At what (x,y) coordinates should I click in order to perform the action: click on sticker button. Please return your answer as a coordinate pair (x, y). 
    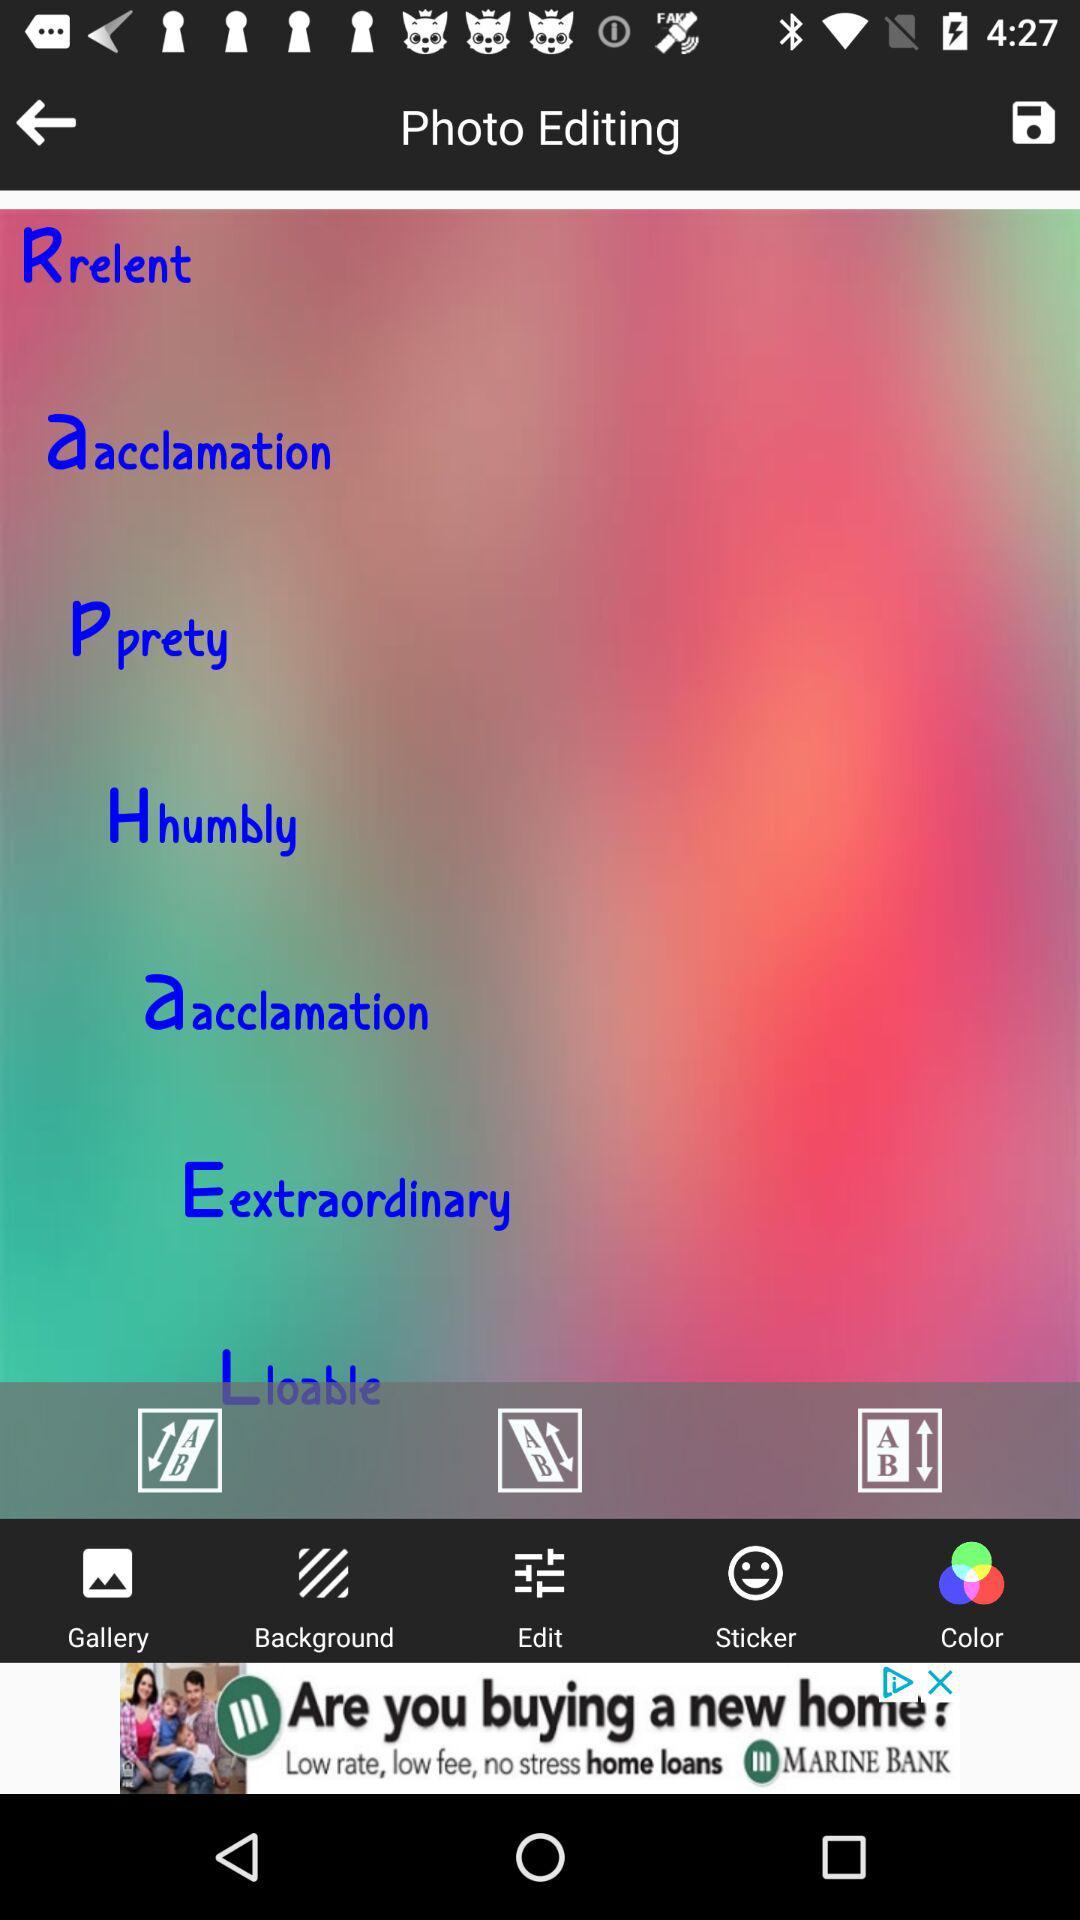
    Looking at the image, I should click on (755, 1572).